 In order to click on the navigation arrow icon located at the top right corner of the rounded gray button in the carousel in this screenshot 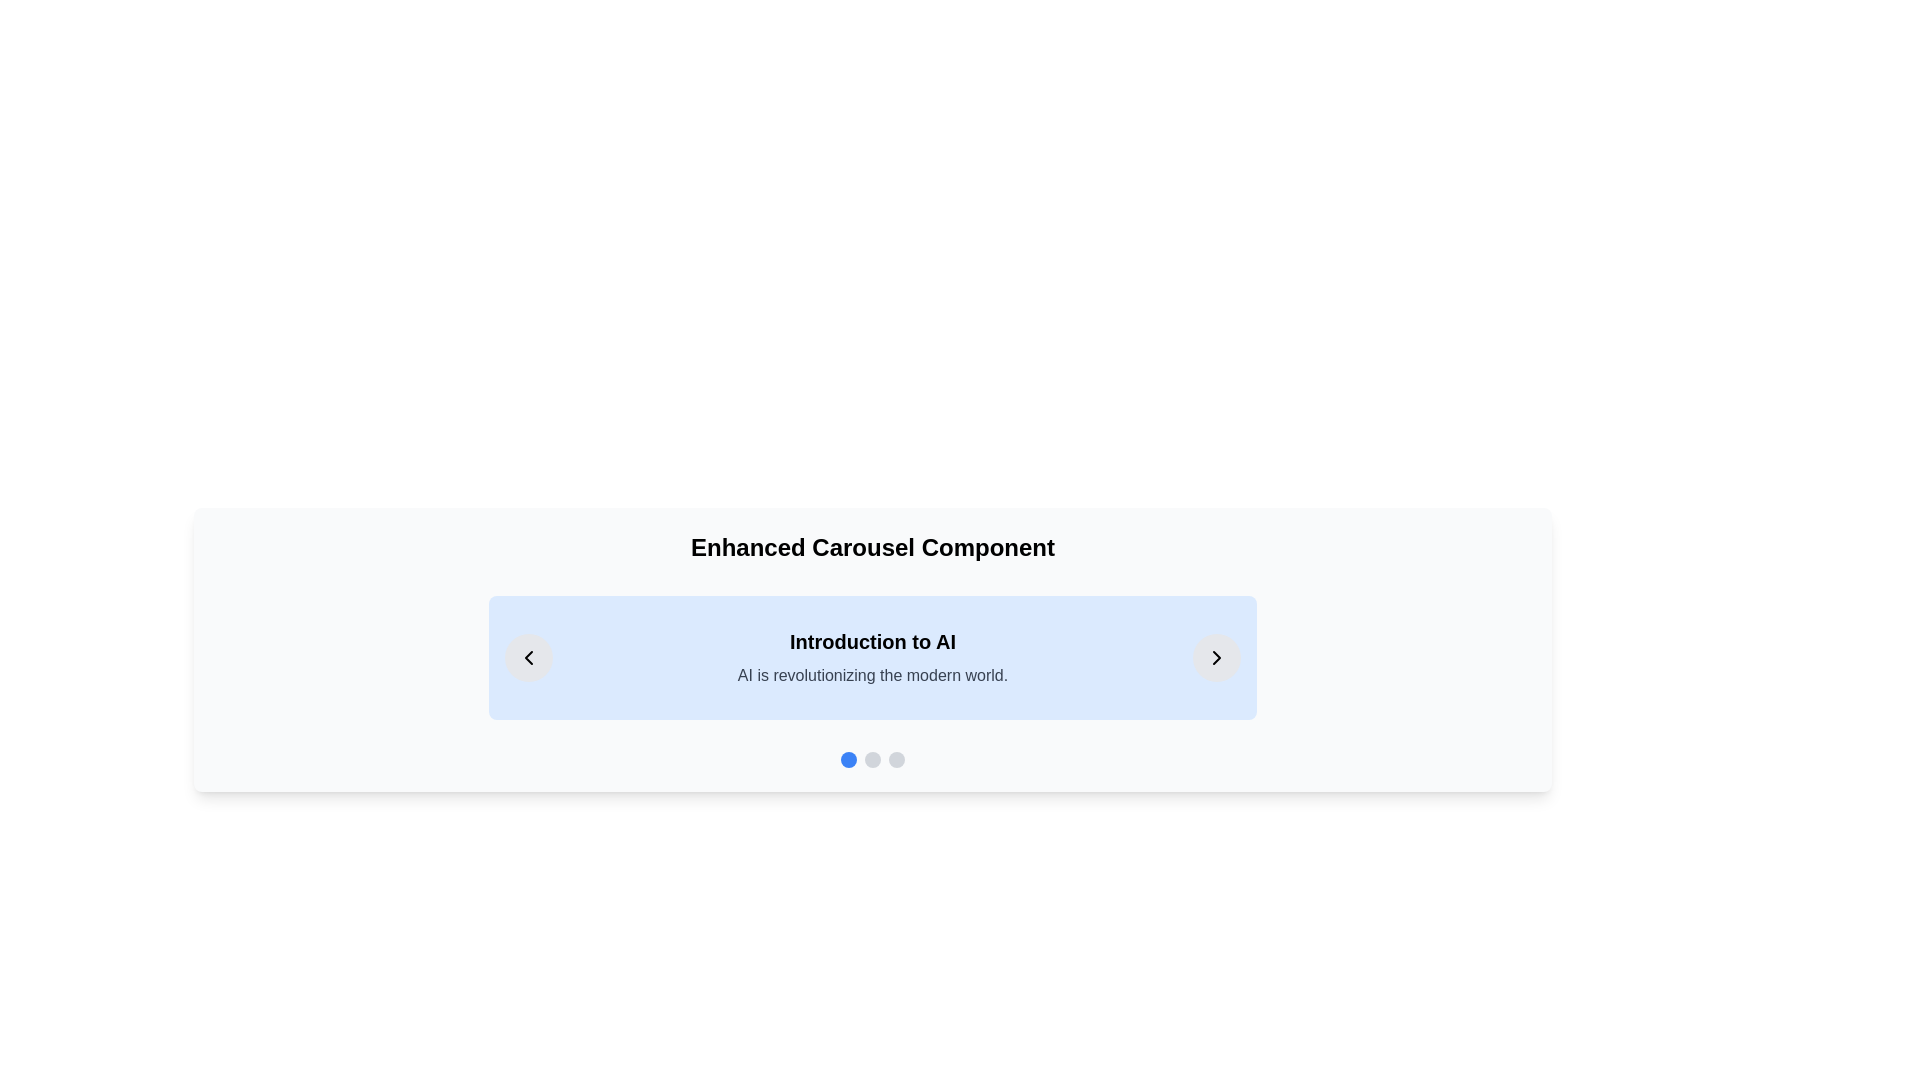, I will do `click(1216, 658)`.